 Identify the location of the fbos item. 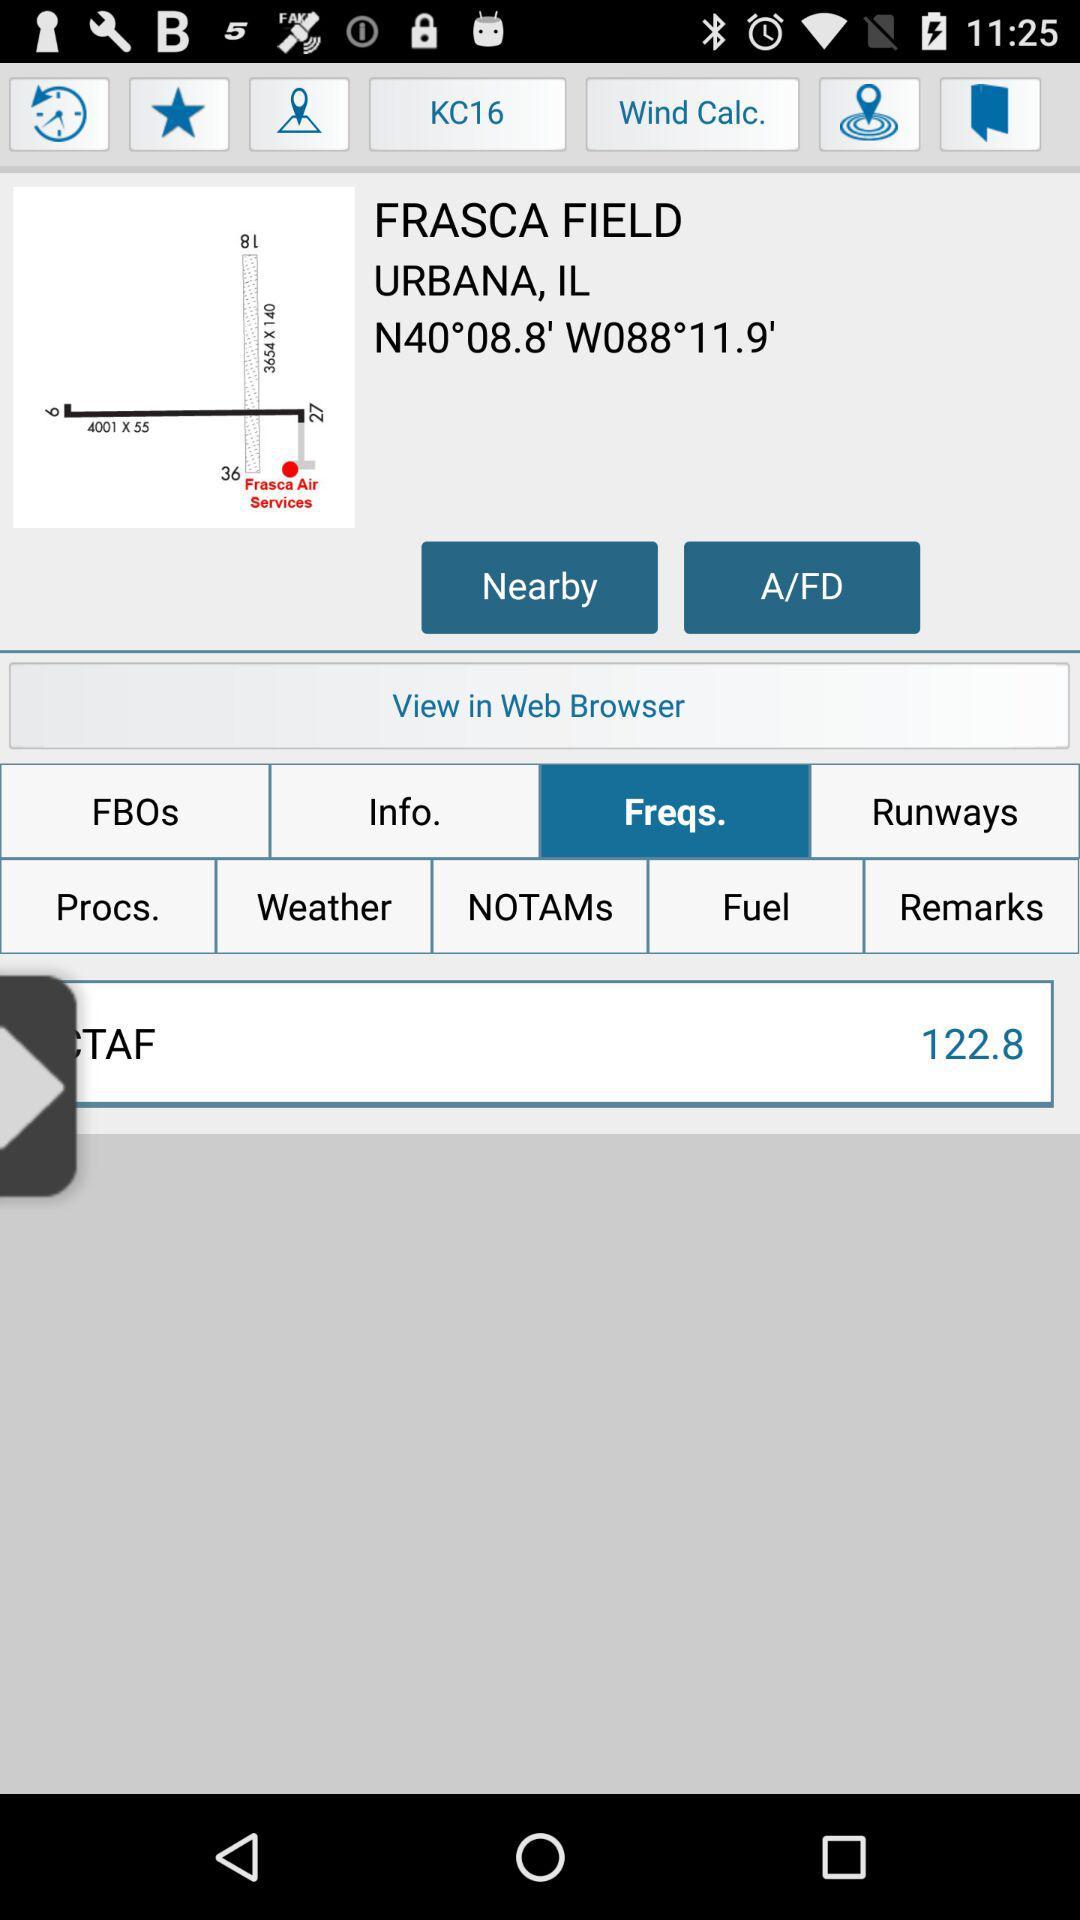
(135, 811).